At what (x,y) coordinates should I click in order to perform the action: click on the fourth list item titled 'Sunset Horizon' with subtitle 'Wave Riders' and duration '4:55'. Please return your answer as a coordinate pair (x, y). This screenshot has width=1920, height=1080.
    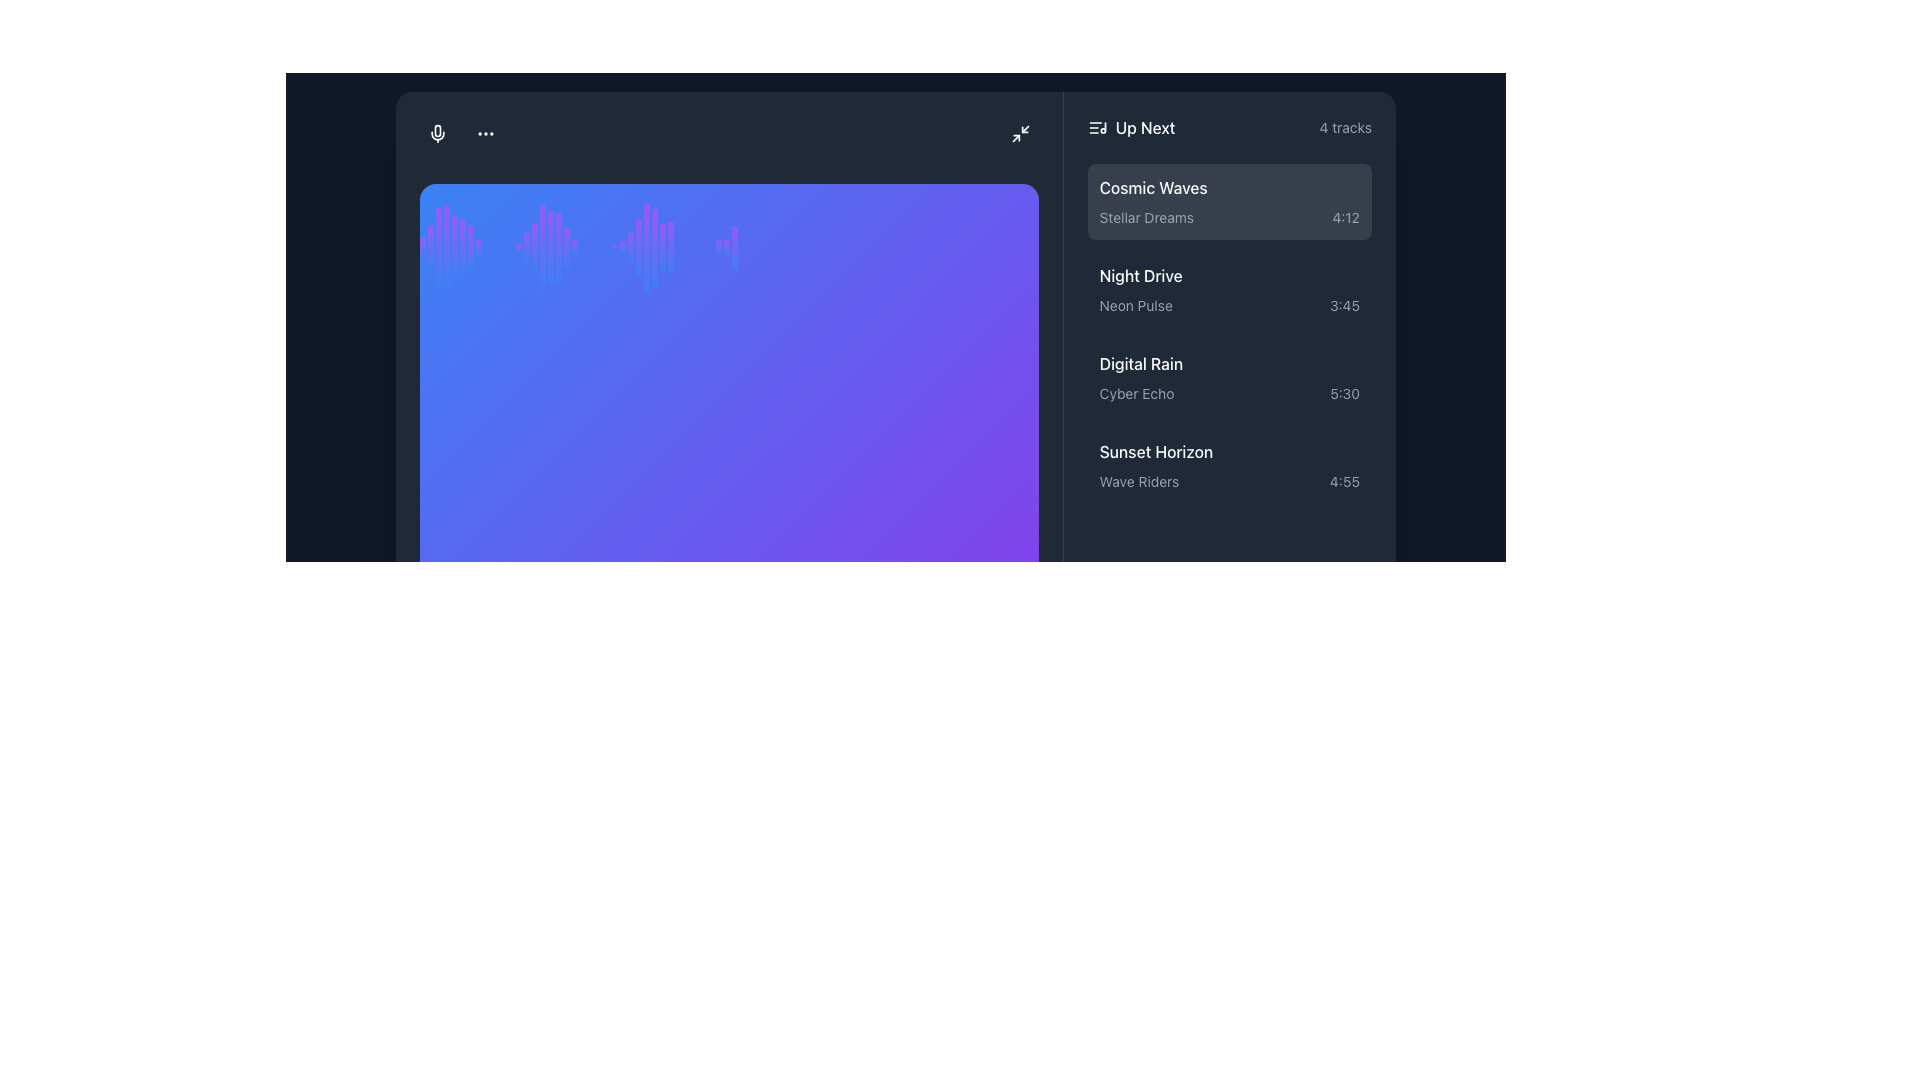
    Looking at the image, I should click on (1228, 465).